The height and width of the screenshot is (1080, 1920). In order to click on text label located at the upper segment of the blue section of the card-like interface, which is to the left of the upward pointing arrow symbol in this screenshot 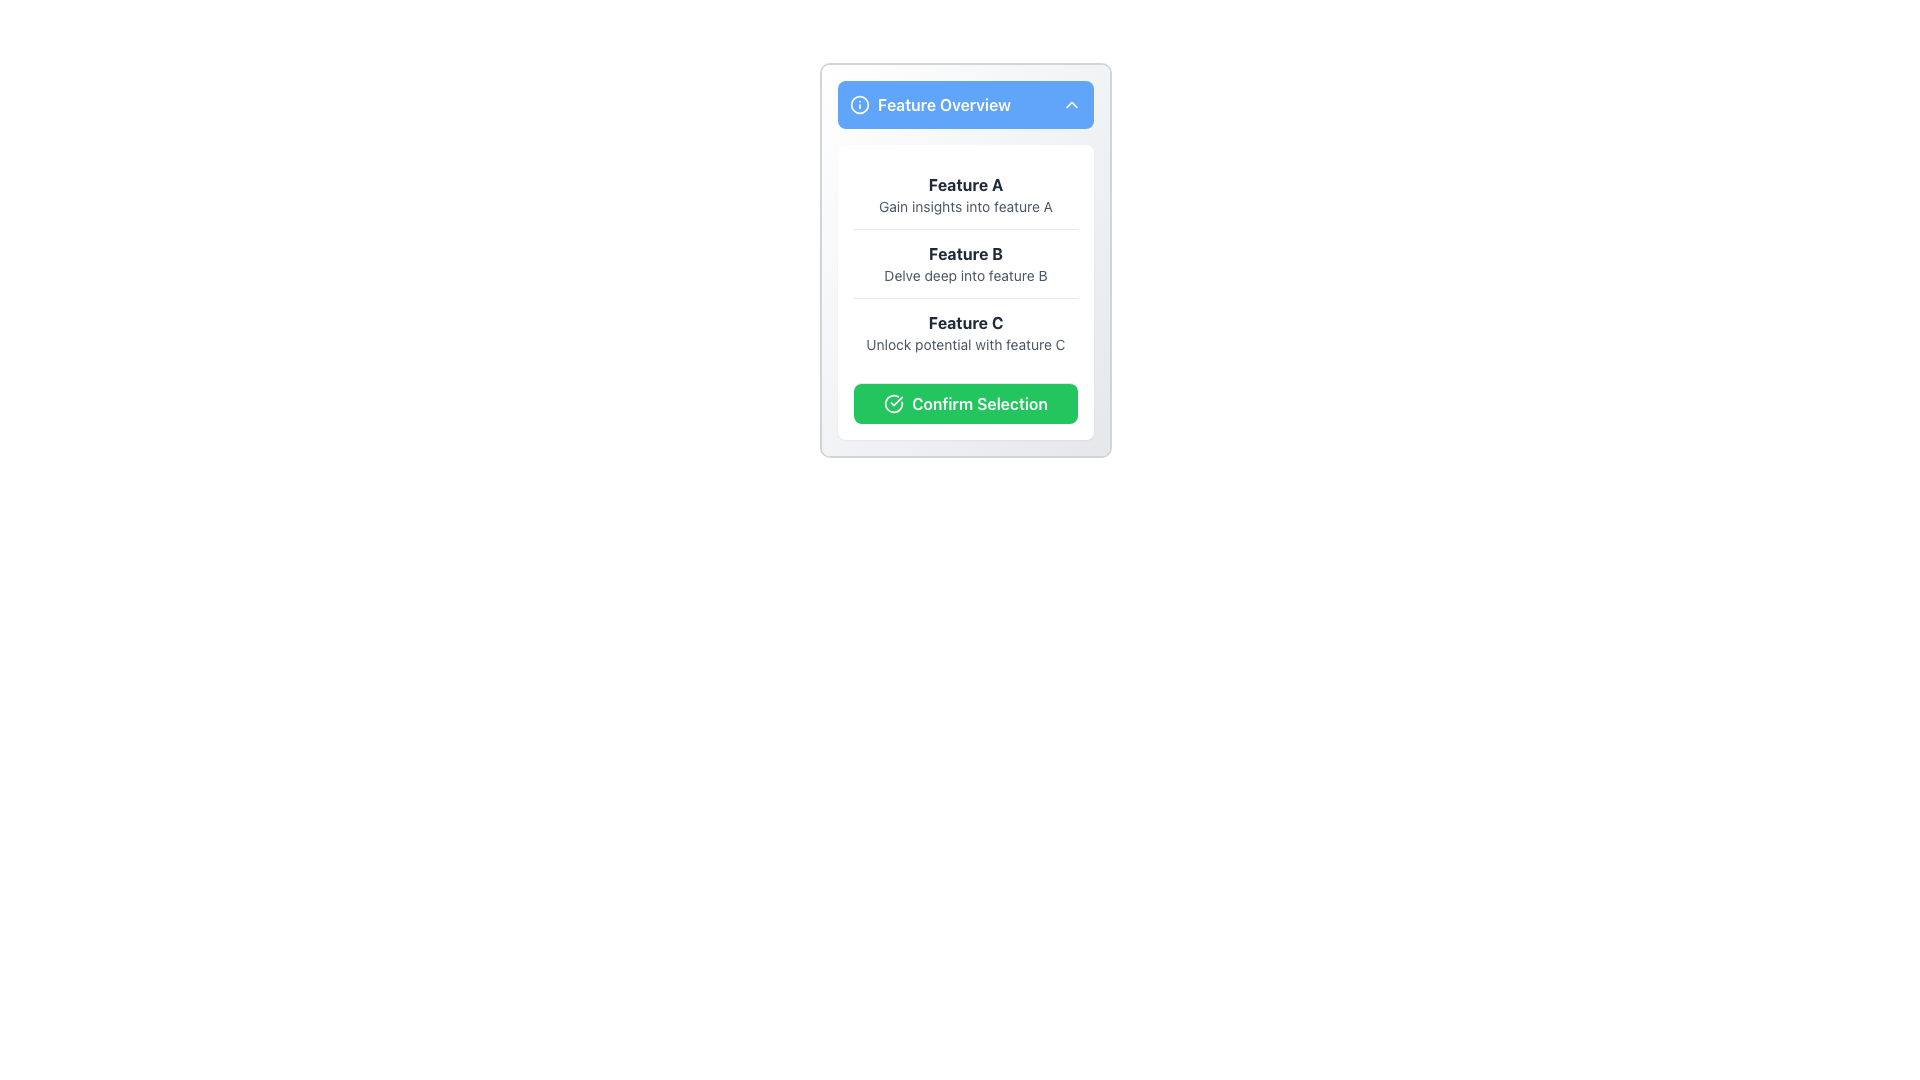, I will do `click(929, 104)`.